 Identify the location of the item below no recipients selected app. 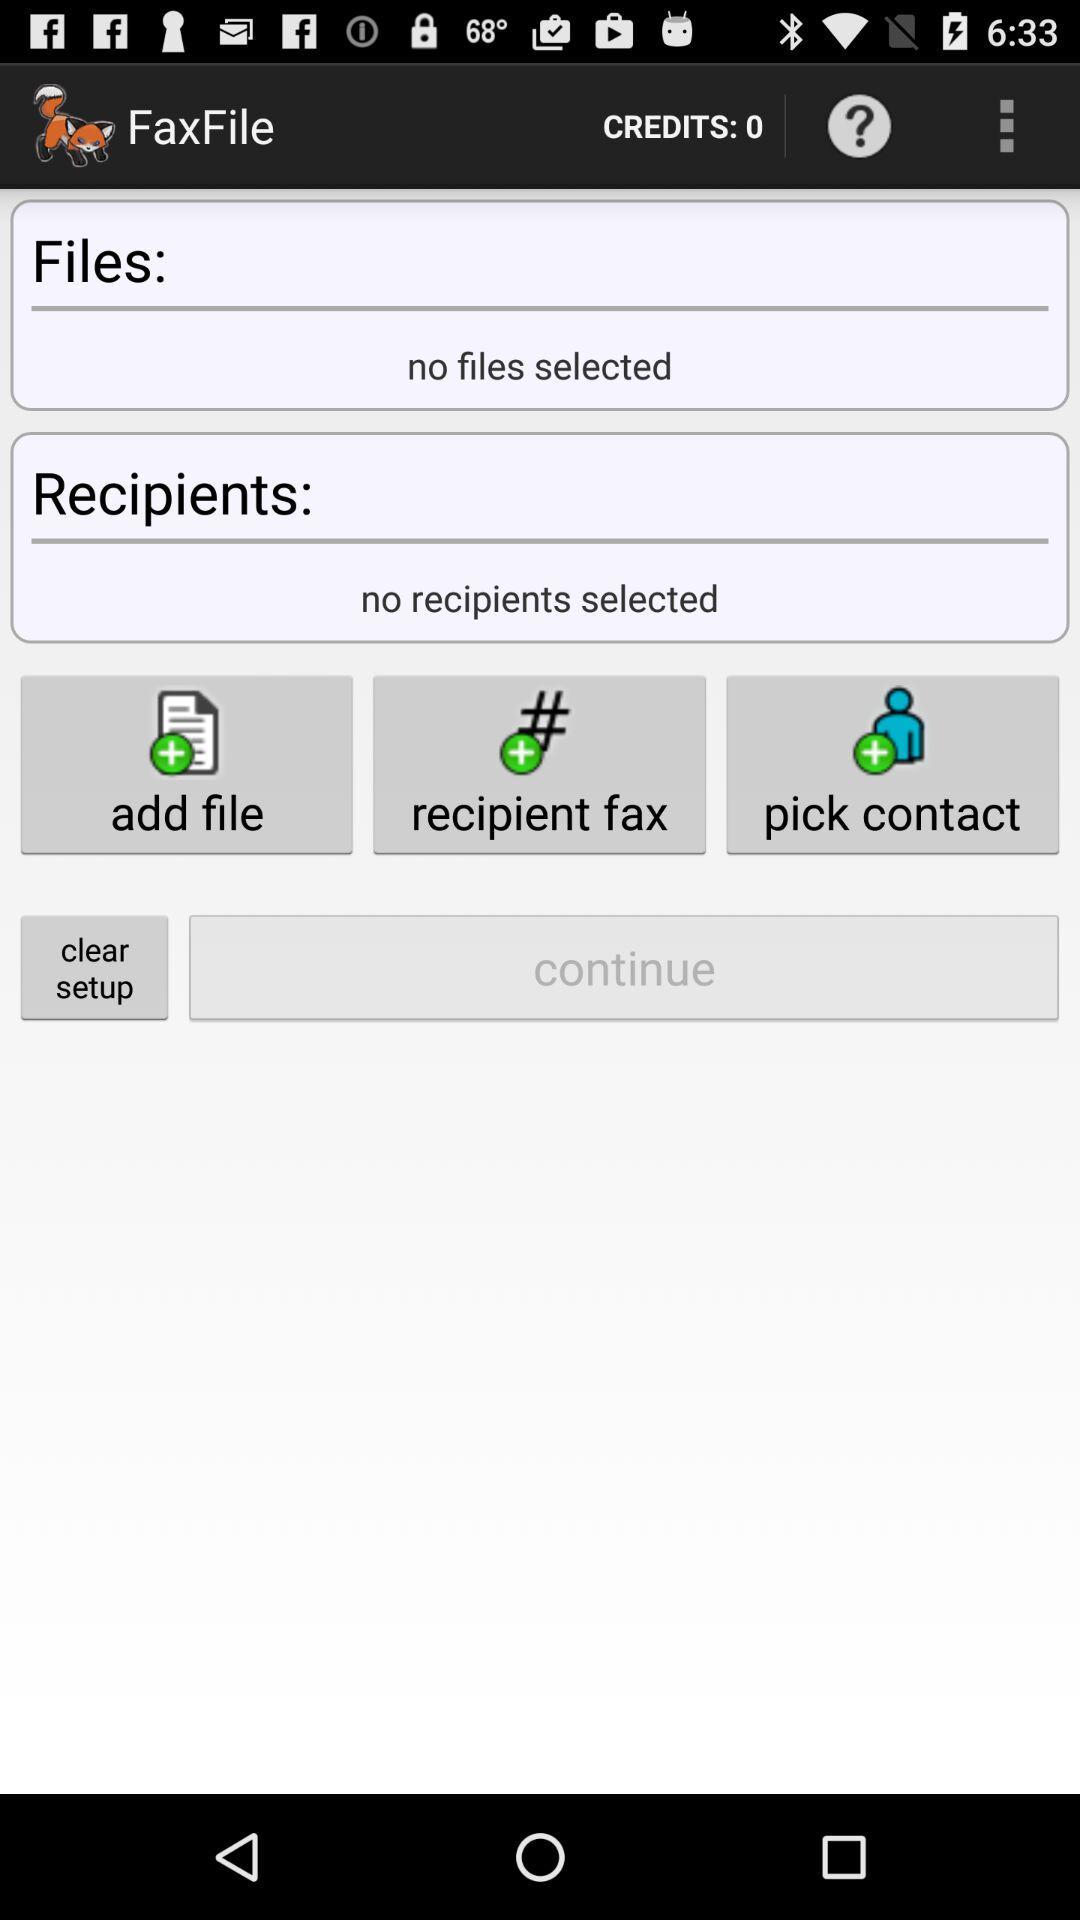
(538, 763).